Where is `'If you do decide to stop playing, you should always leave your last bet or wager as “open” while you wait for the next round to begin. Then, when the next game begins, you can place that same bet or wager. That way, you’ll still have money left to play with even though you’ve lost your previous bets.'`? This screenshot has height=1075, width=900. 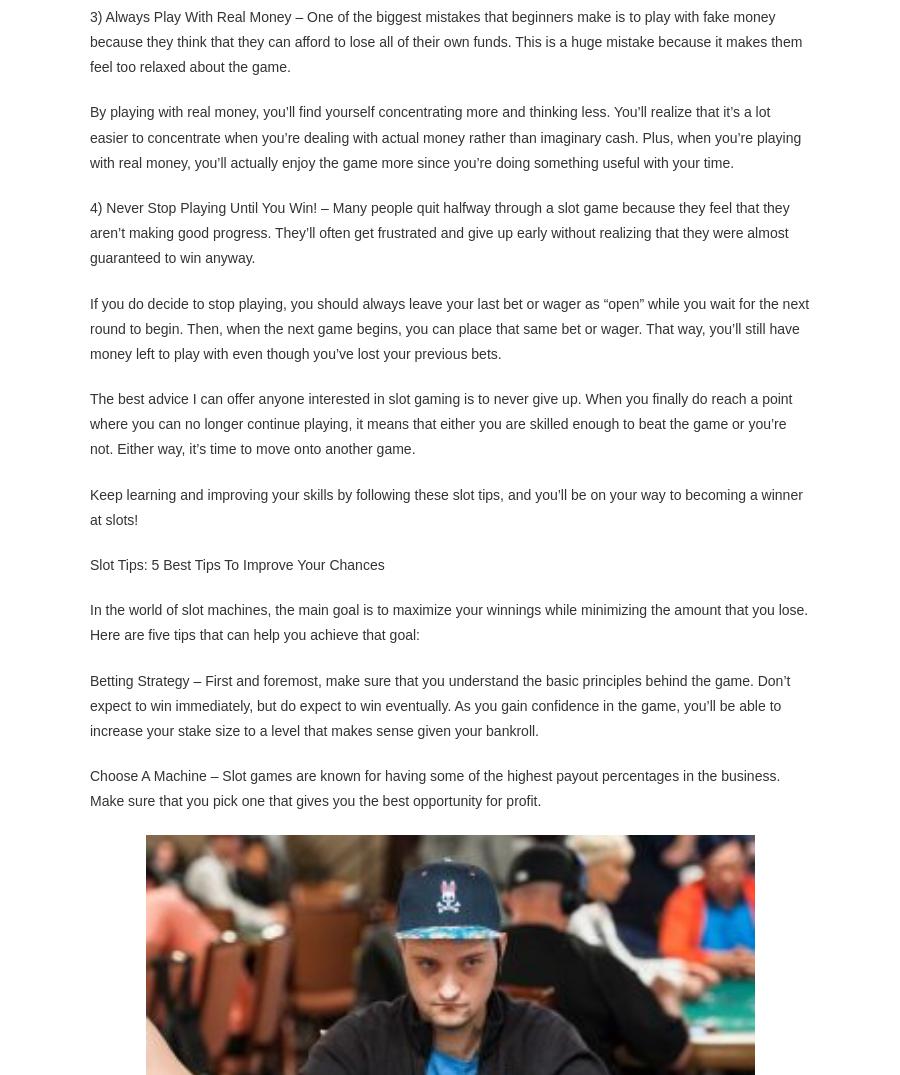
'If you do decide to stop playing, you should always leave your last bet or wager as “open” while you wait for the next round to begin. Then, when the next game begins, you can place that same bet or wager. That way, you’ll still have money left to play with even though you’ve lost your previous bets.' is located at coordinates (449, 326).